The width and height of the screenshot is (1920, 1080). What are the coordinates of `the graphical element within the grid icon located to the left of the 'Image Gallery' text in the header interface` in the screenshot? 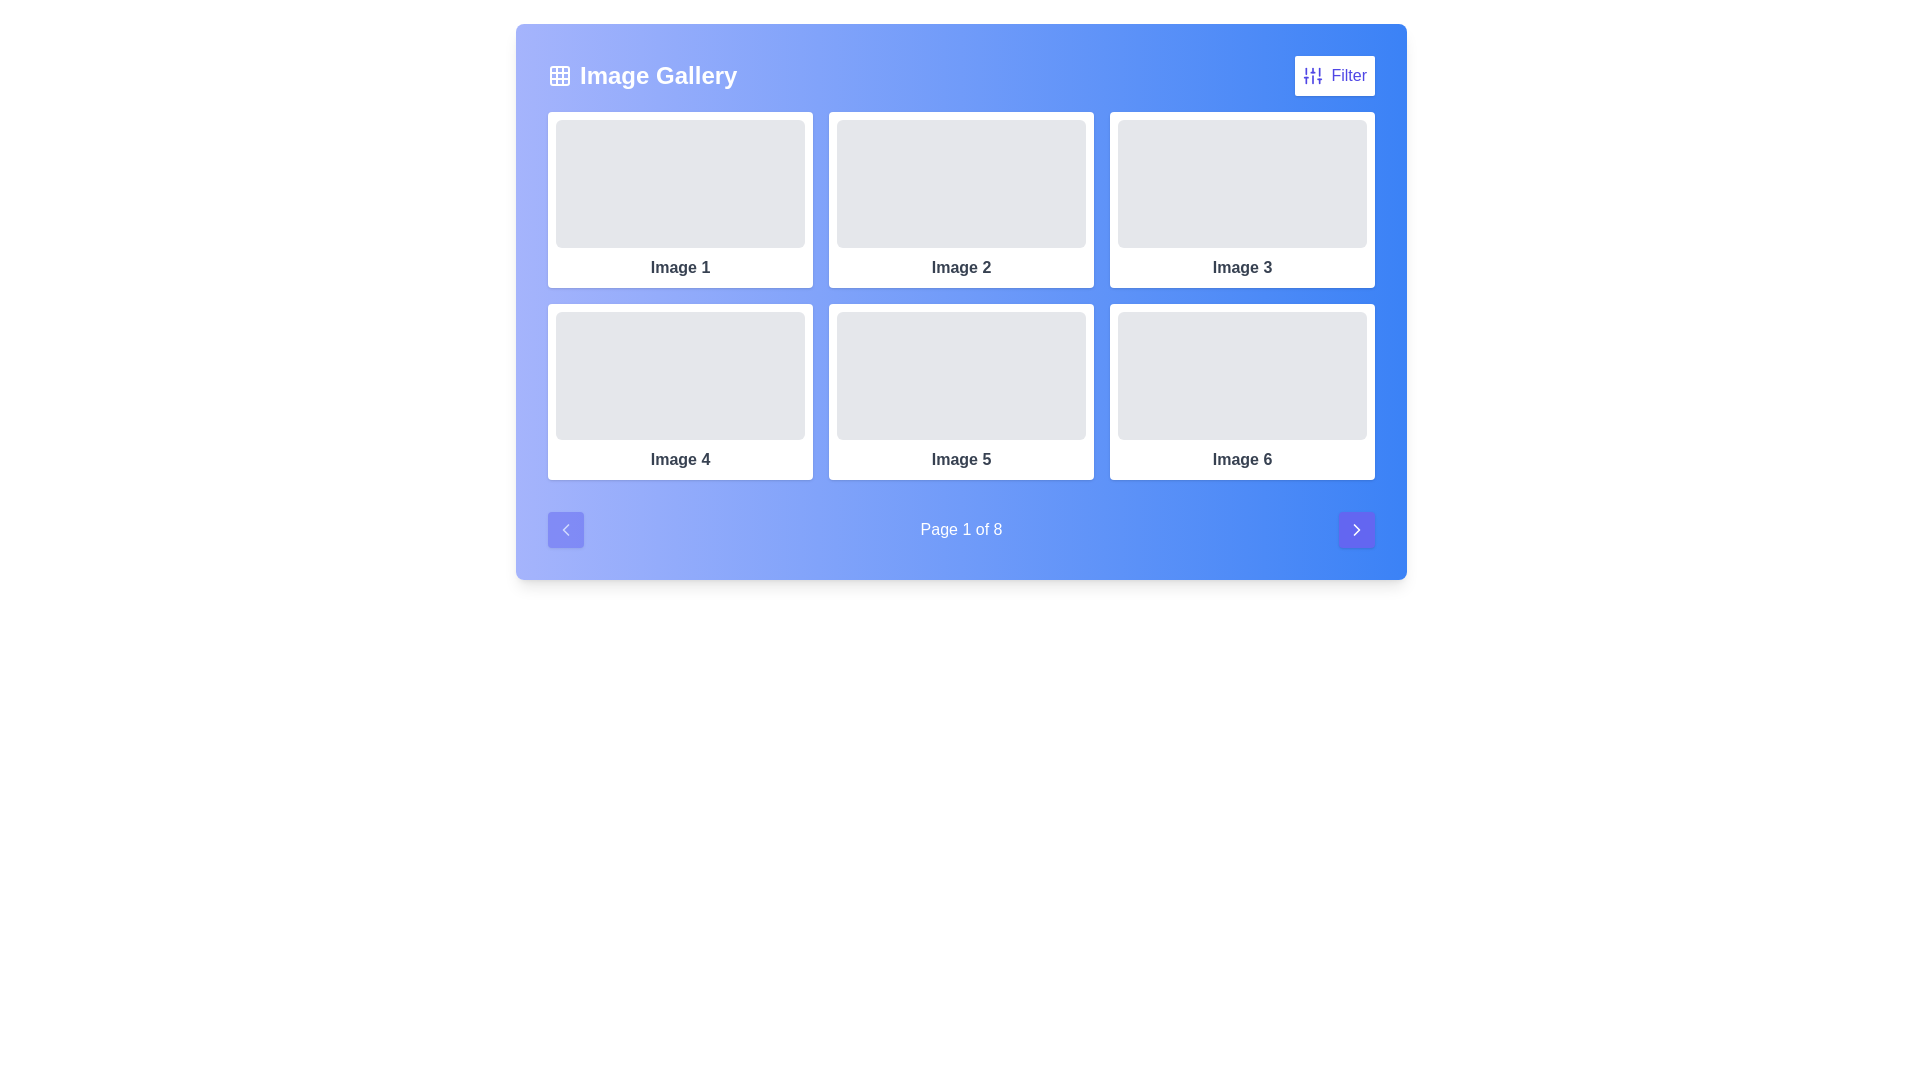 It's located at (560, 75).